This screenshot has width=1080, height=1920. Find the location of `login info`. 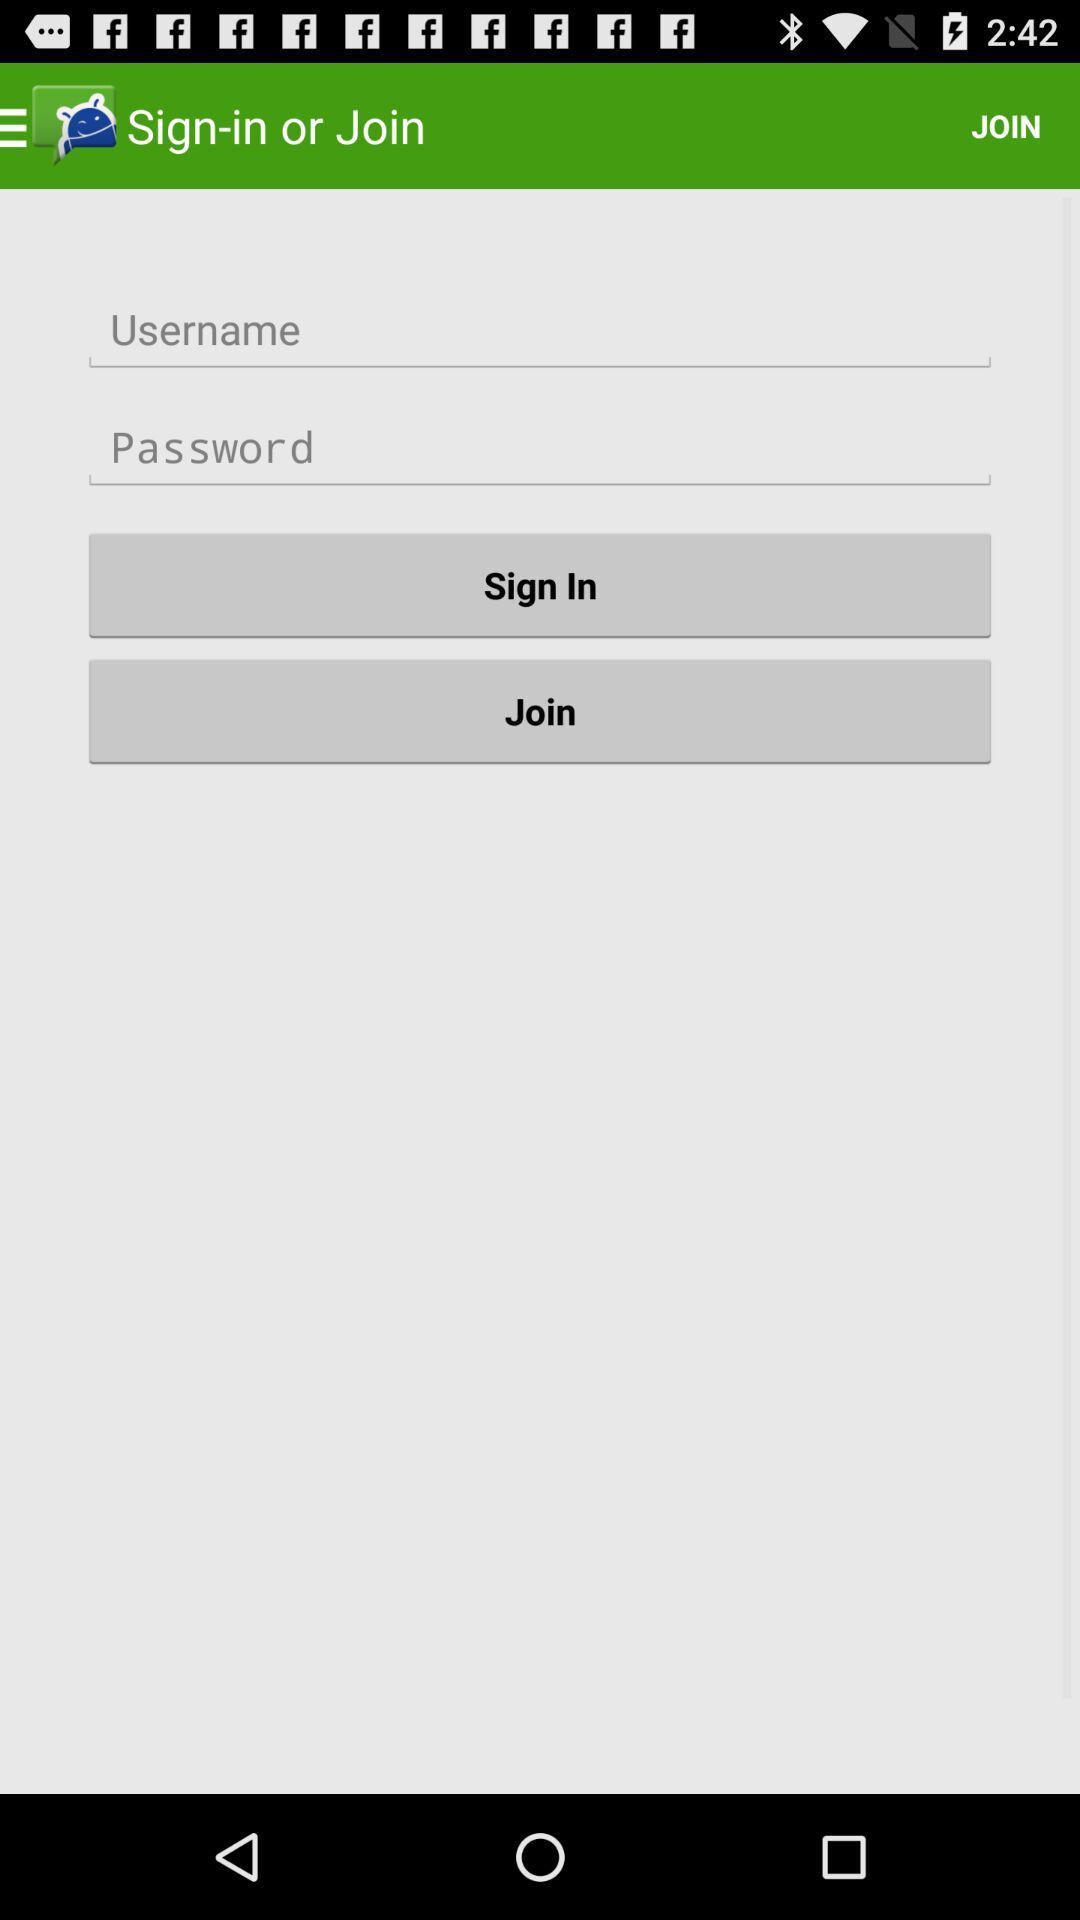

login info is located at coordinates (540, 329).